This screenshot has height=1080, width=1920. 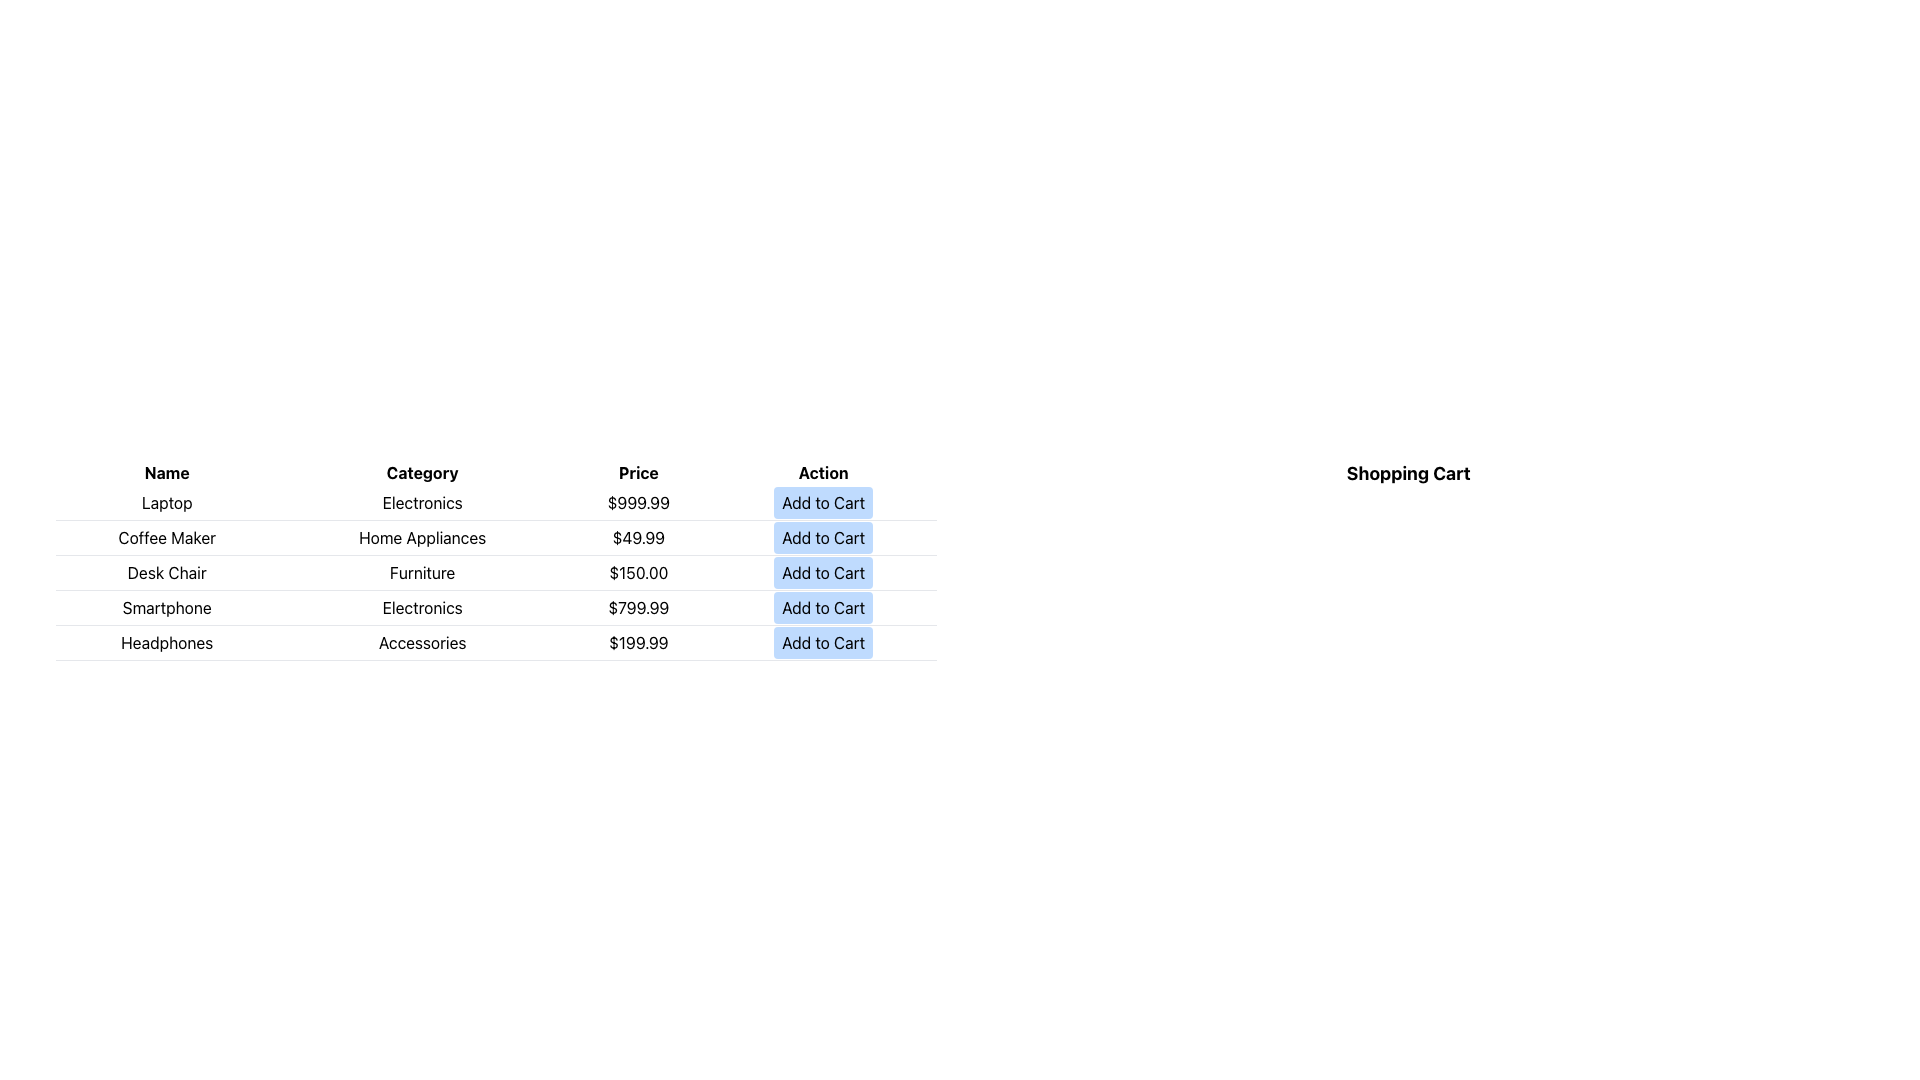 I want to click on the 'Add to Cart' button, which is a light blue rectangular button with rounded corners located in the Action column associated with the row for 'Headphones', so click(x=823, y=643).